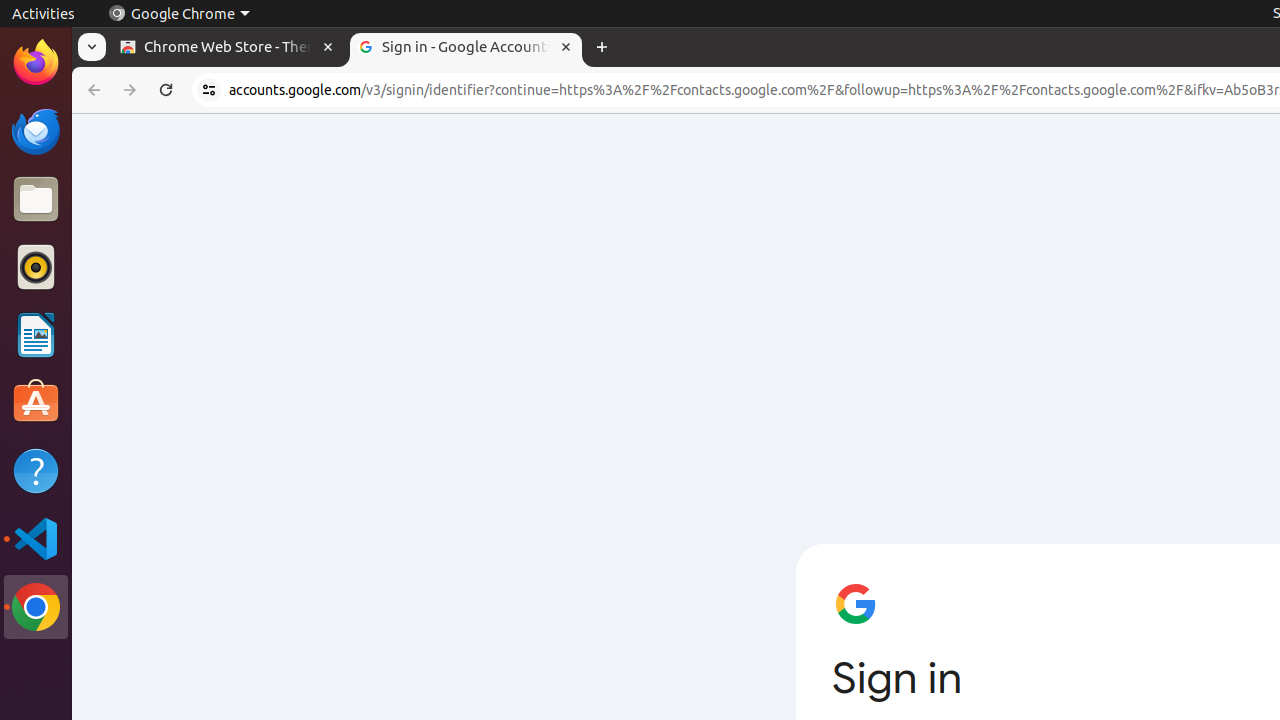 The image size is (1280, 720). Describe the element at coordinates (129, 90) in the screenshot. I see `'Forward'` at that location.